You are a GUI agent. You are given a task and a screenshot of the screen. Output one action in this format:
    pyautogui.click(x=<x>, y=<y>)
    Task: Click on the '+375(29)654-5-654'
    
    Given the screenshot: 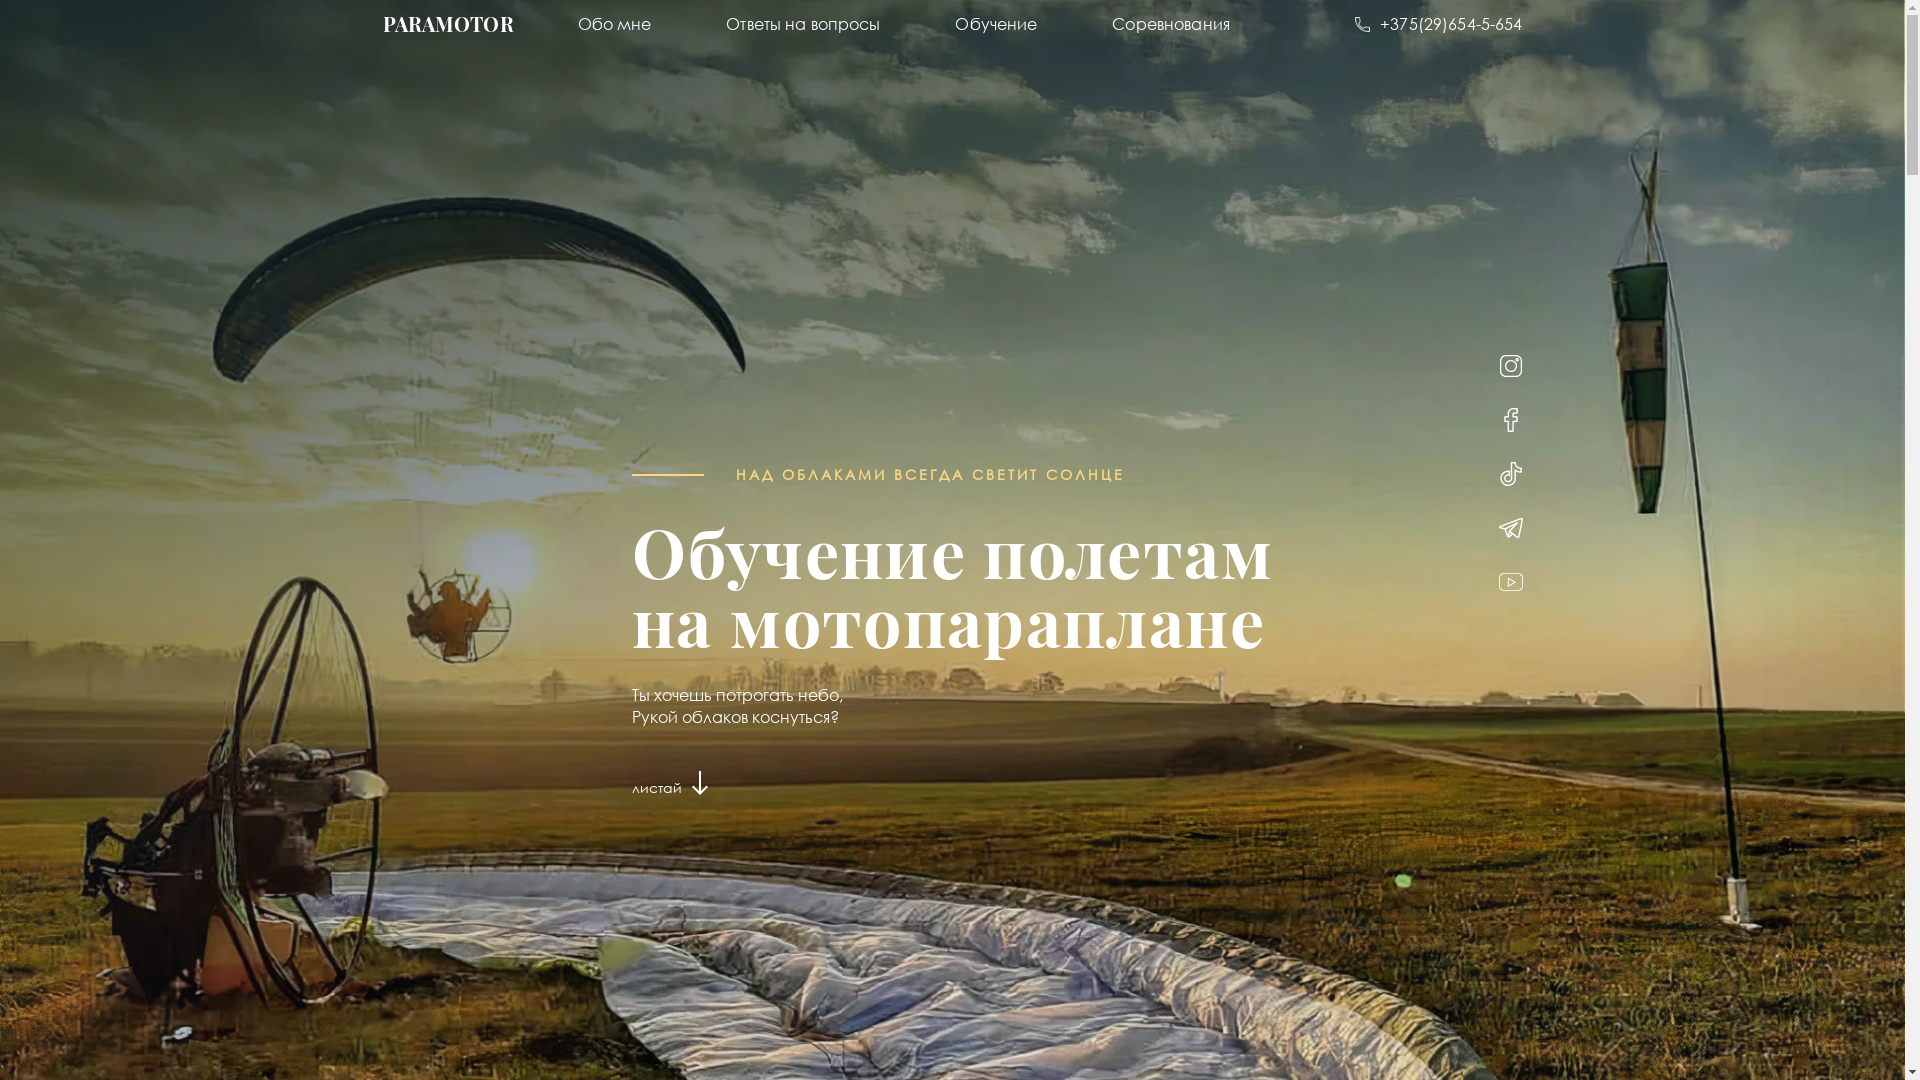 What is the action you would take?
    pyautogui.click(x=1437, y=23)
    